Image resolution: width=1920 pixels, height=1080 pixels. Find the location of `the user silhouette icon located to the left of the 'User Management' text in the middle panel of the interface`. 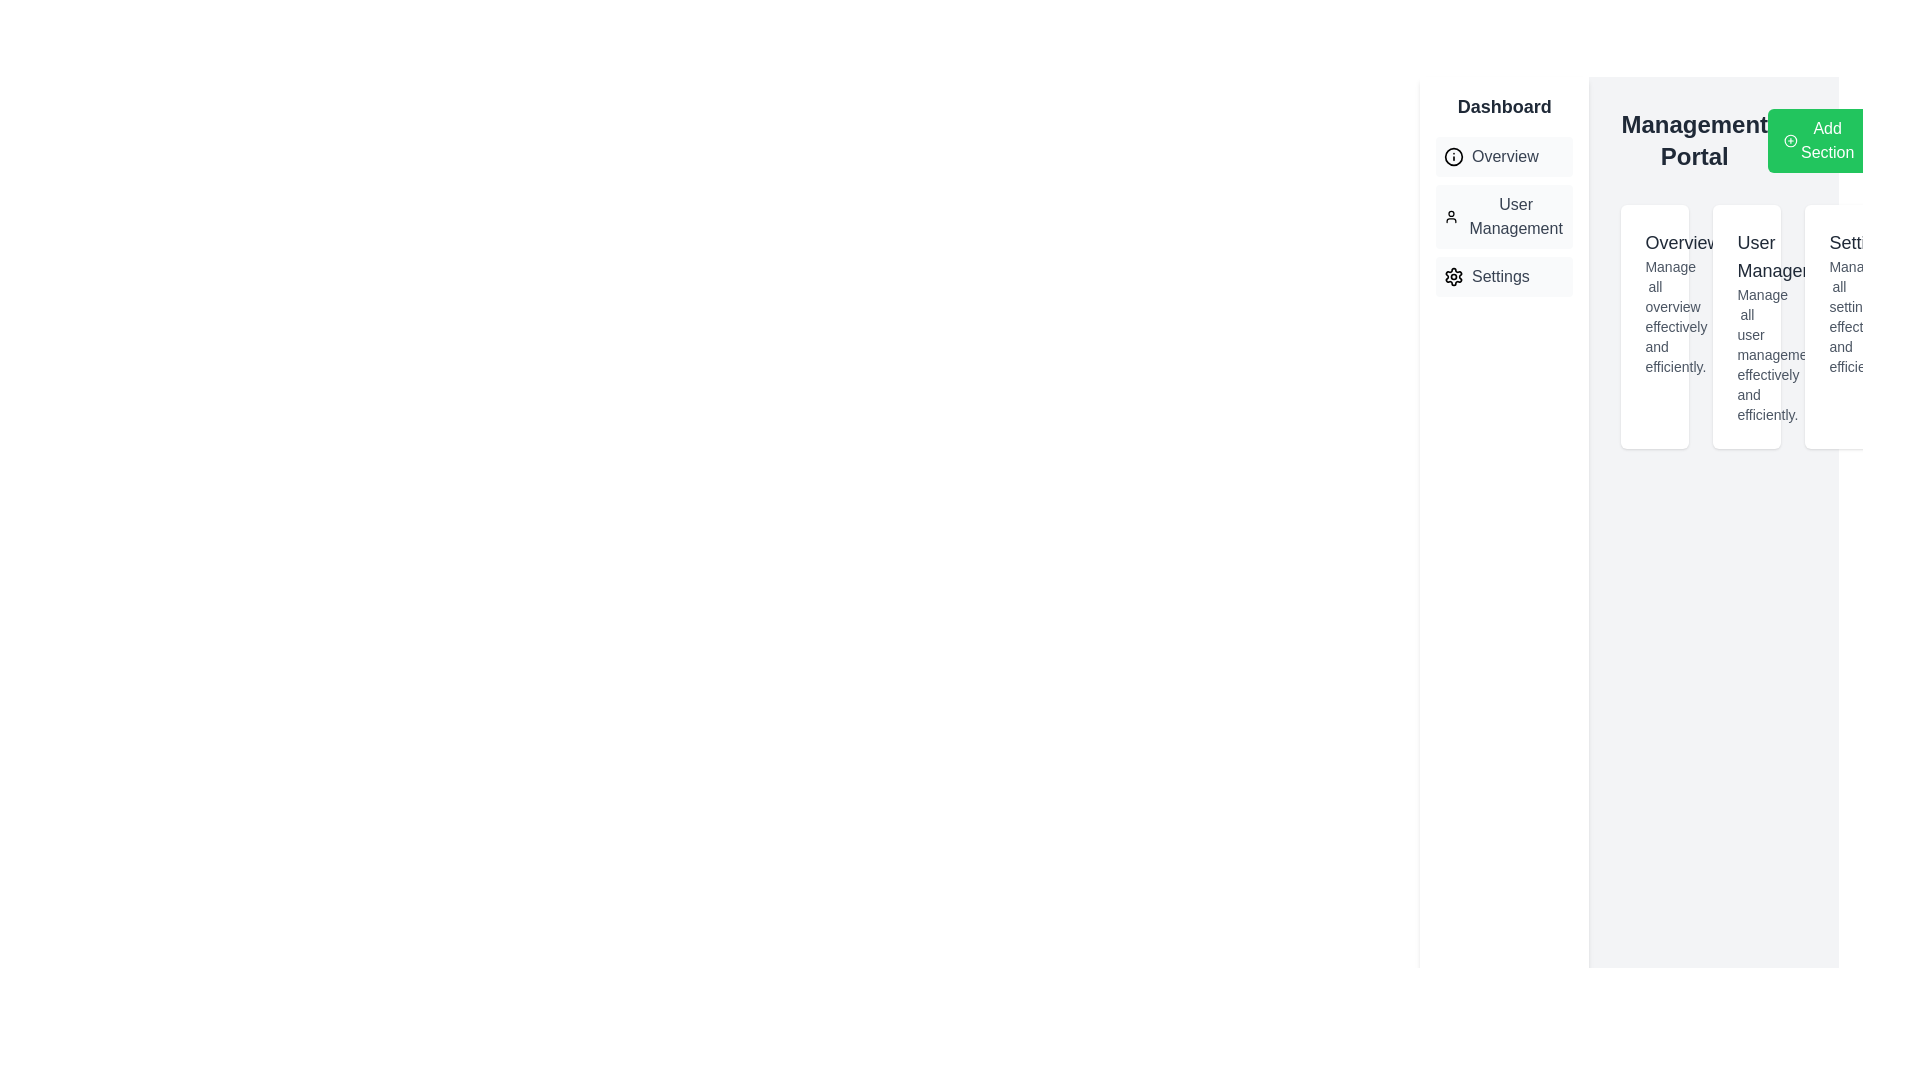

the user silhouette icon located to the left of the 'User Management' text in the middle panel of the interface is located at coordinates (1451, 216).